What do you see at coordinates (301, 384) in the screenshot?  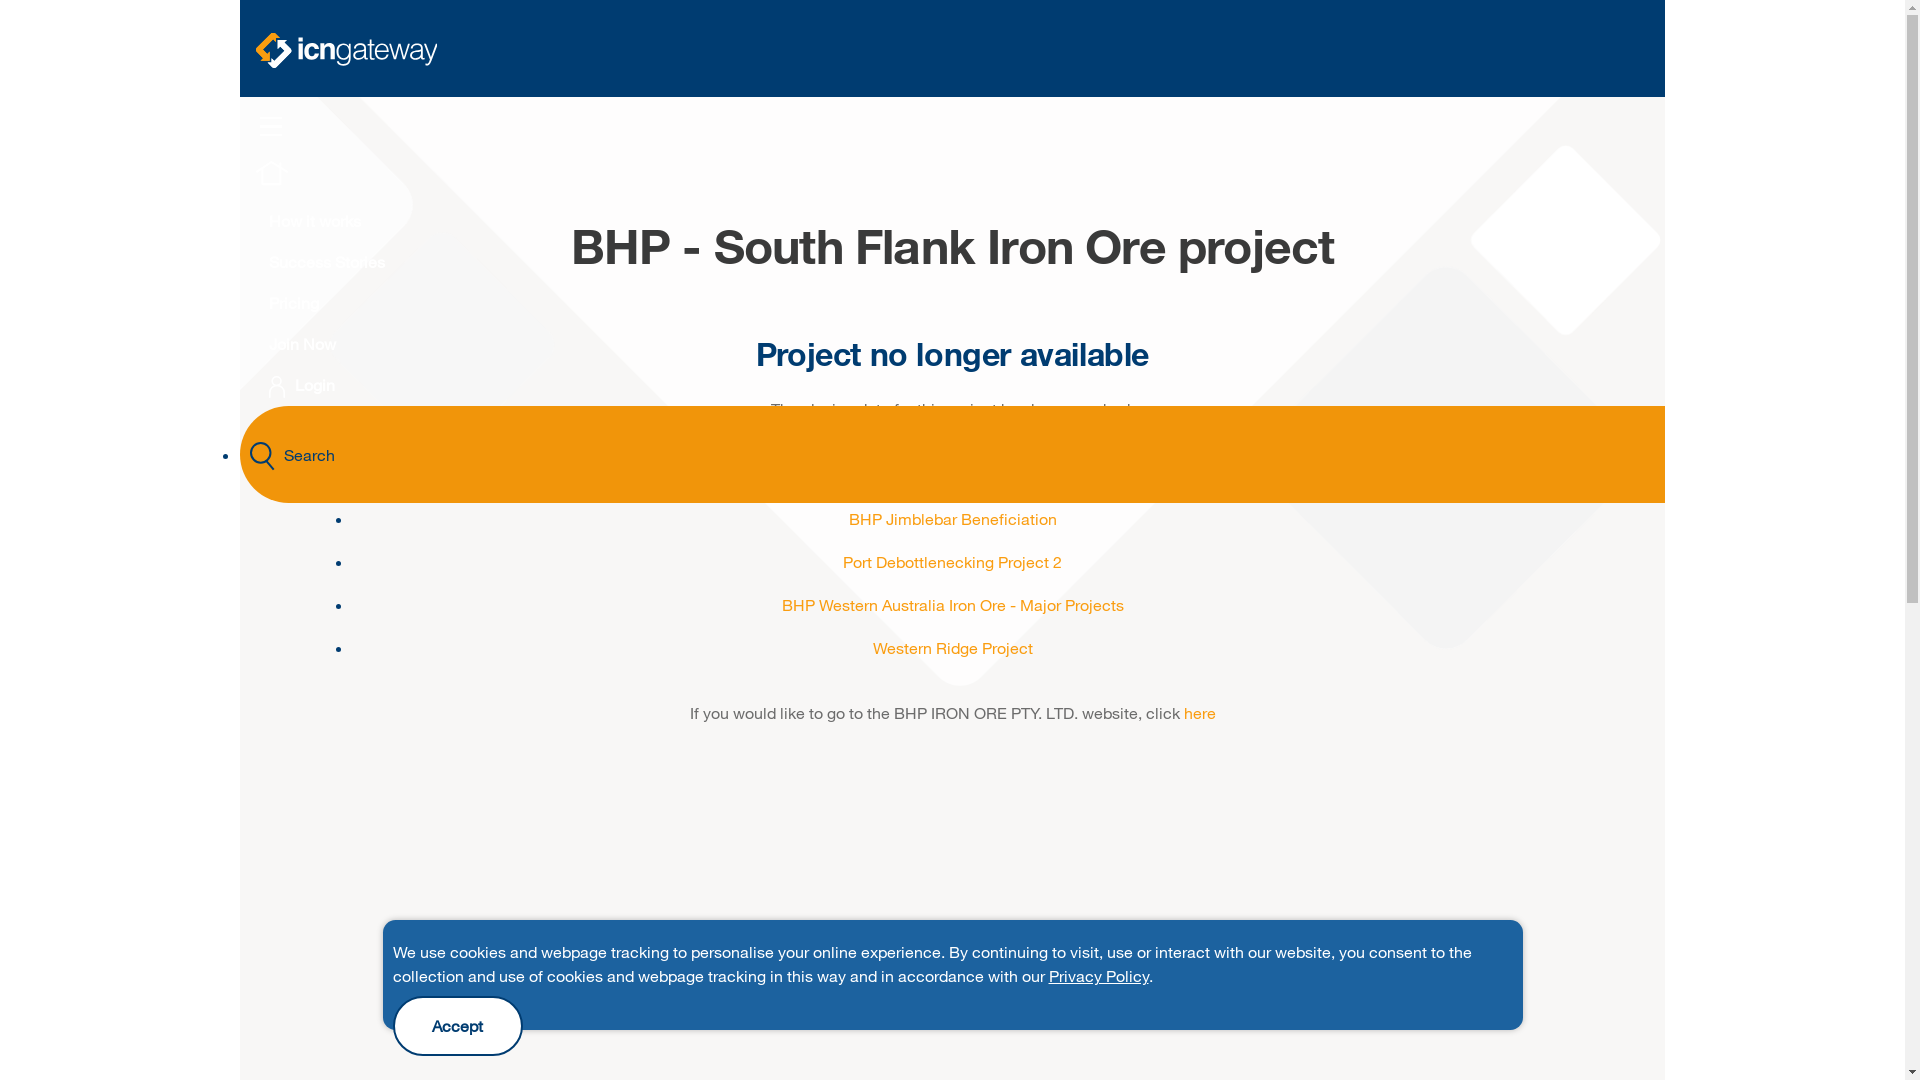 I see `'Login'` at bounding box center [301, 384].